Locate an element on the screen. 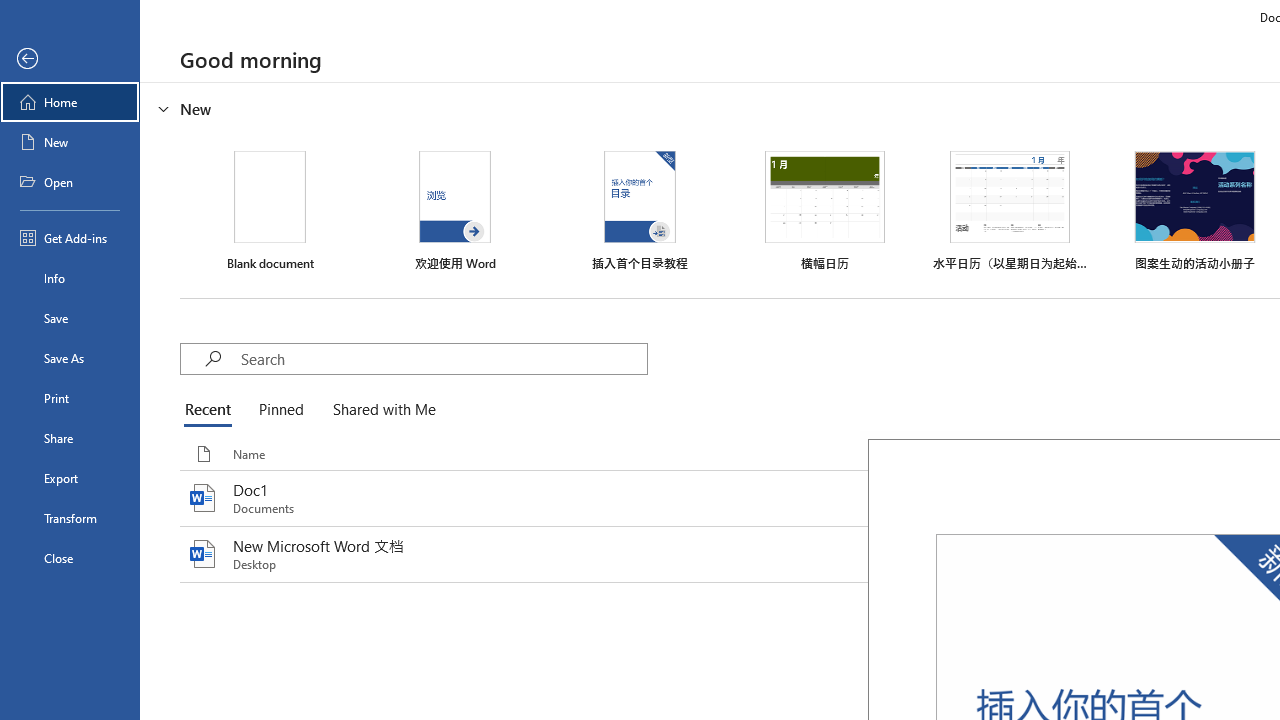 The height and width of the screenshot is (720, 1280). 'Home' is located at coordinates (69, 101).